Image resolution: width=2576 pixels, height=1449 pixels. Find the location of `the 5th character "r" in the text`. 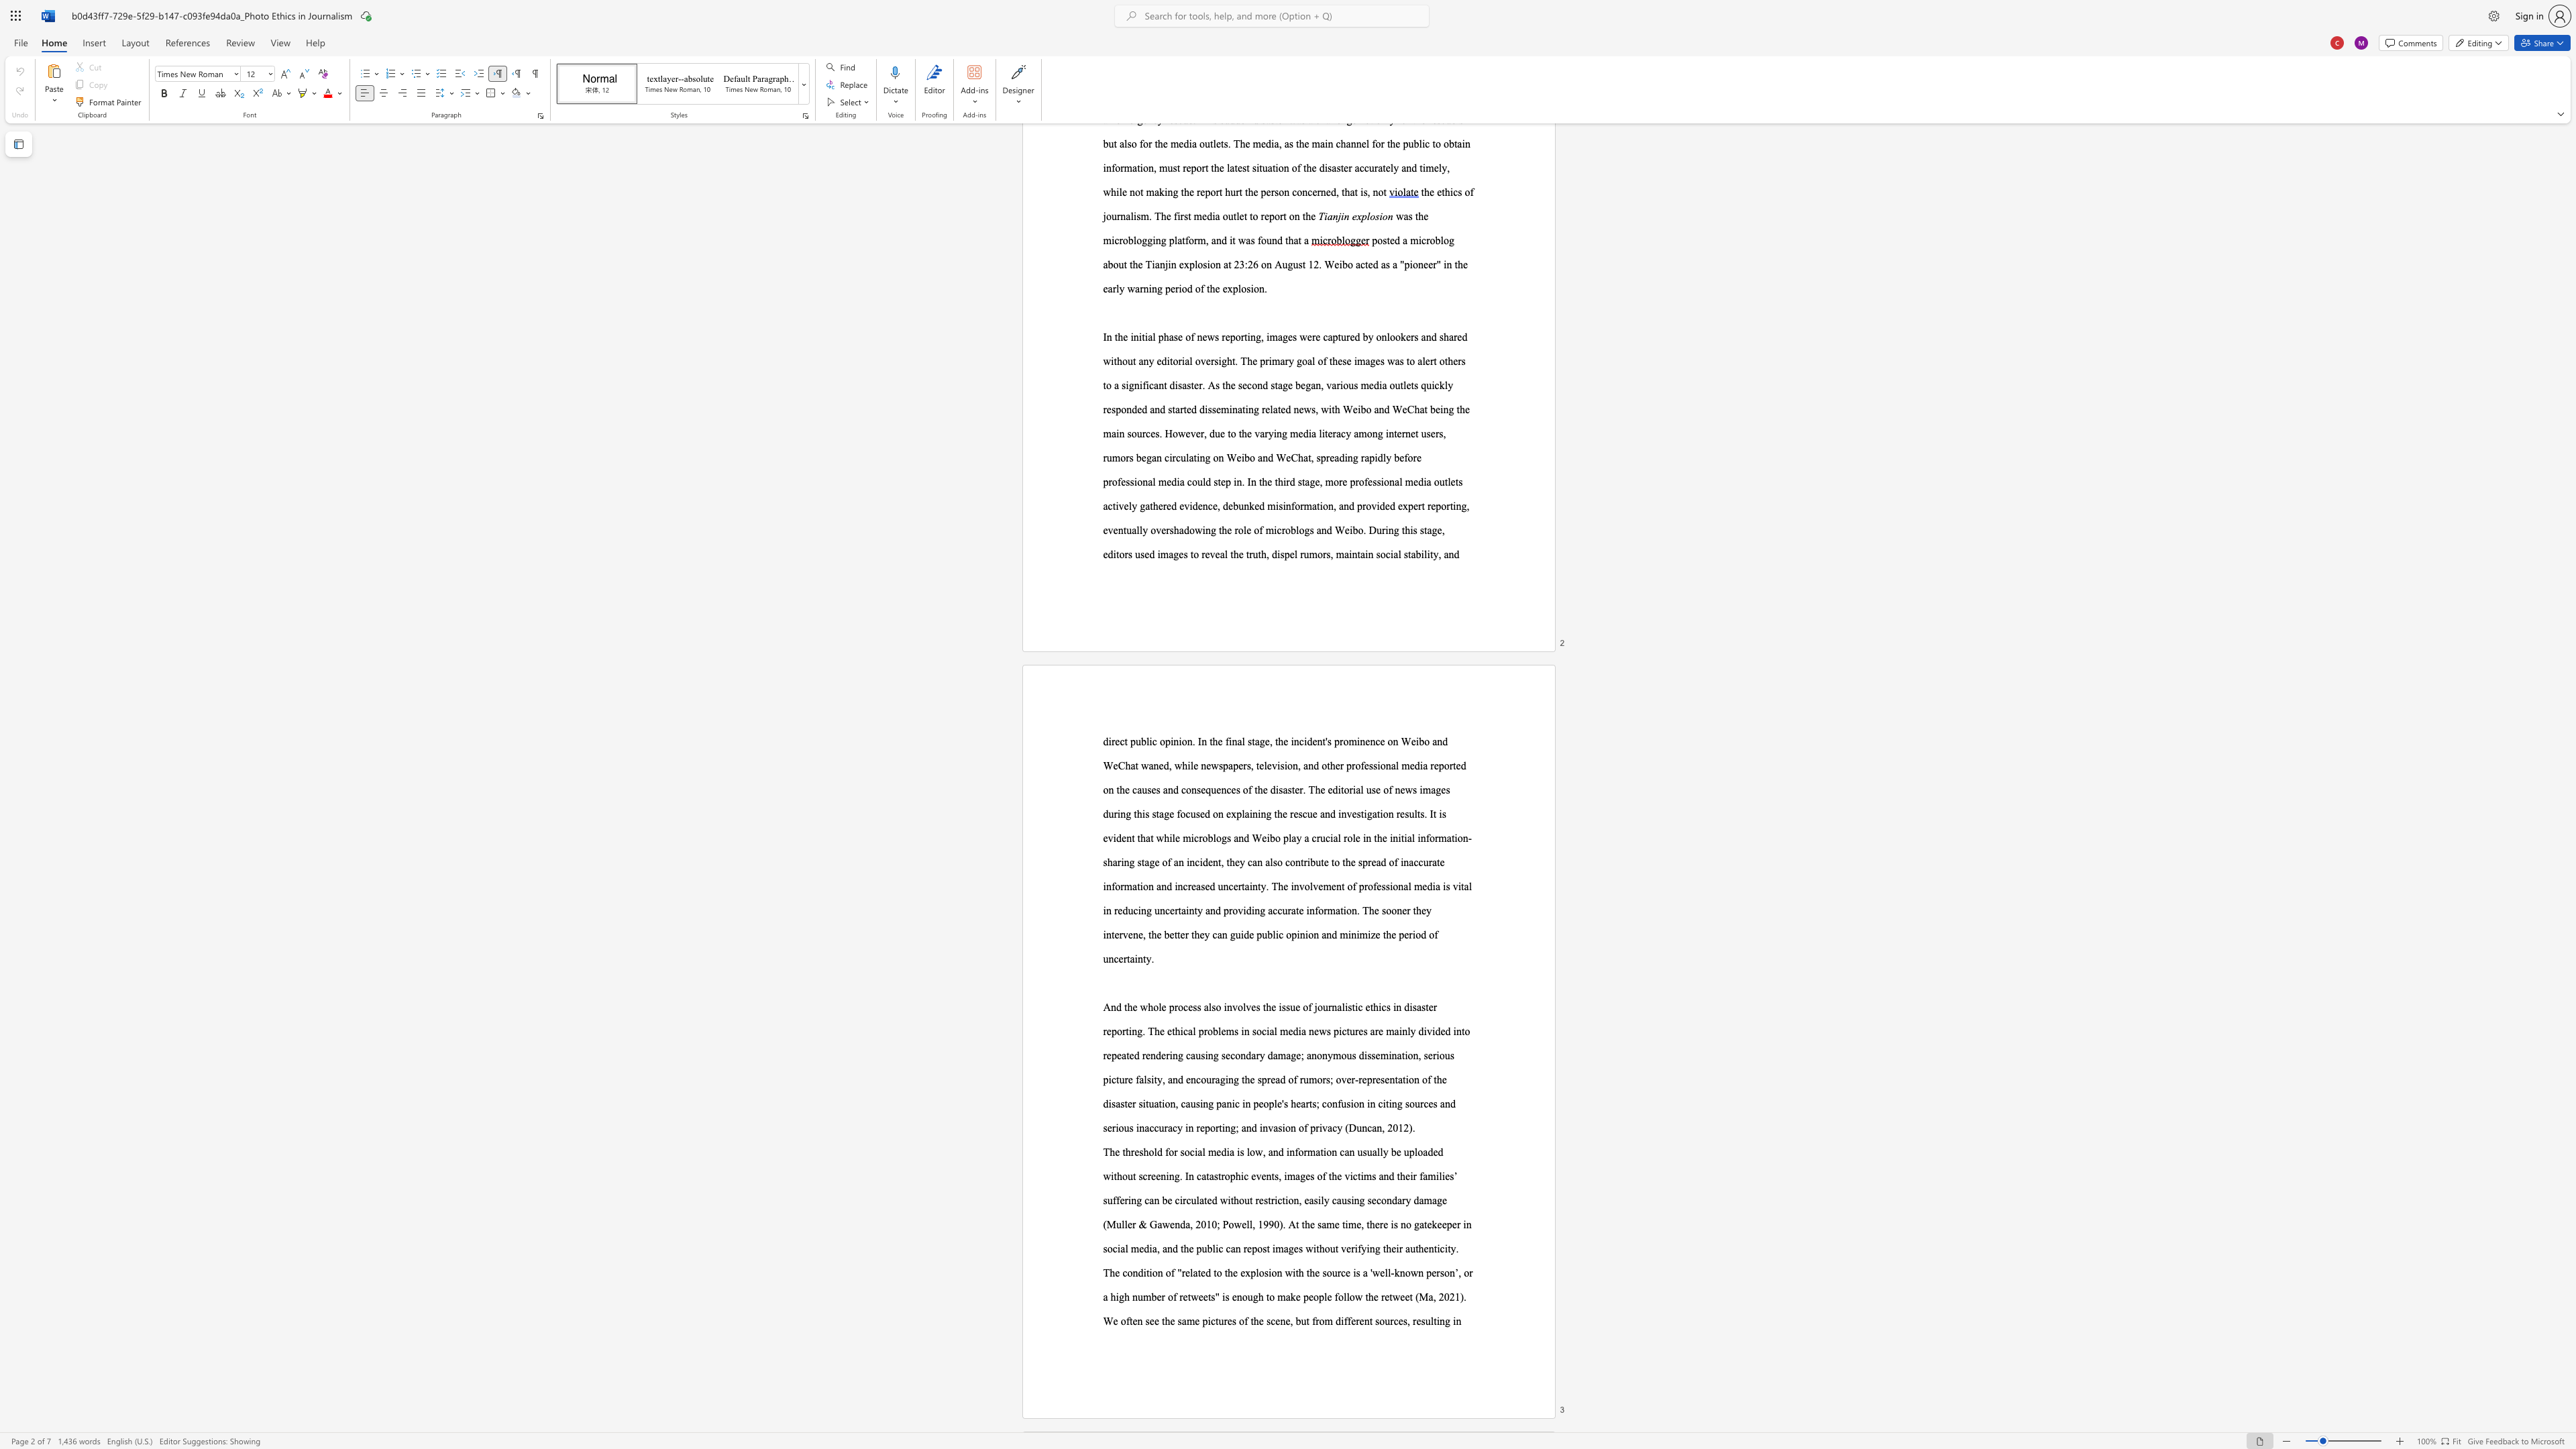

the 5th character "r" in the text is located at coordinates (1352, 765).